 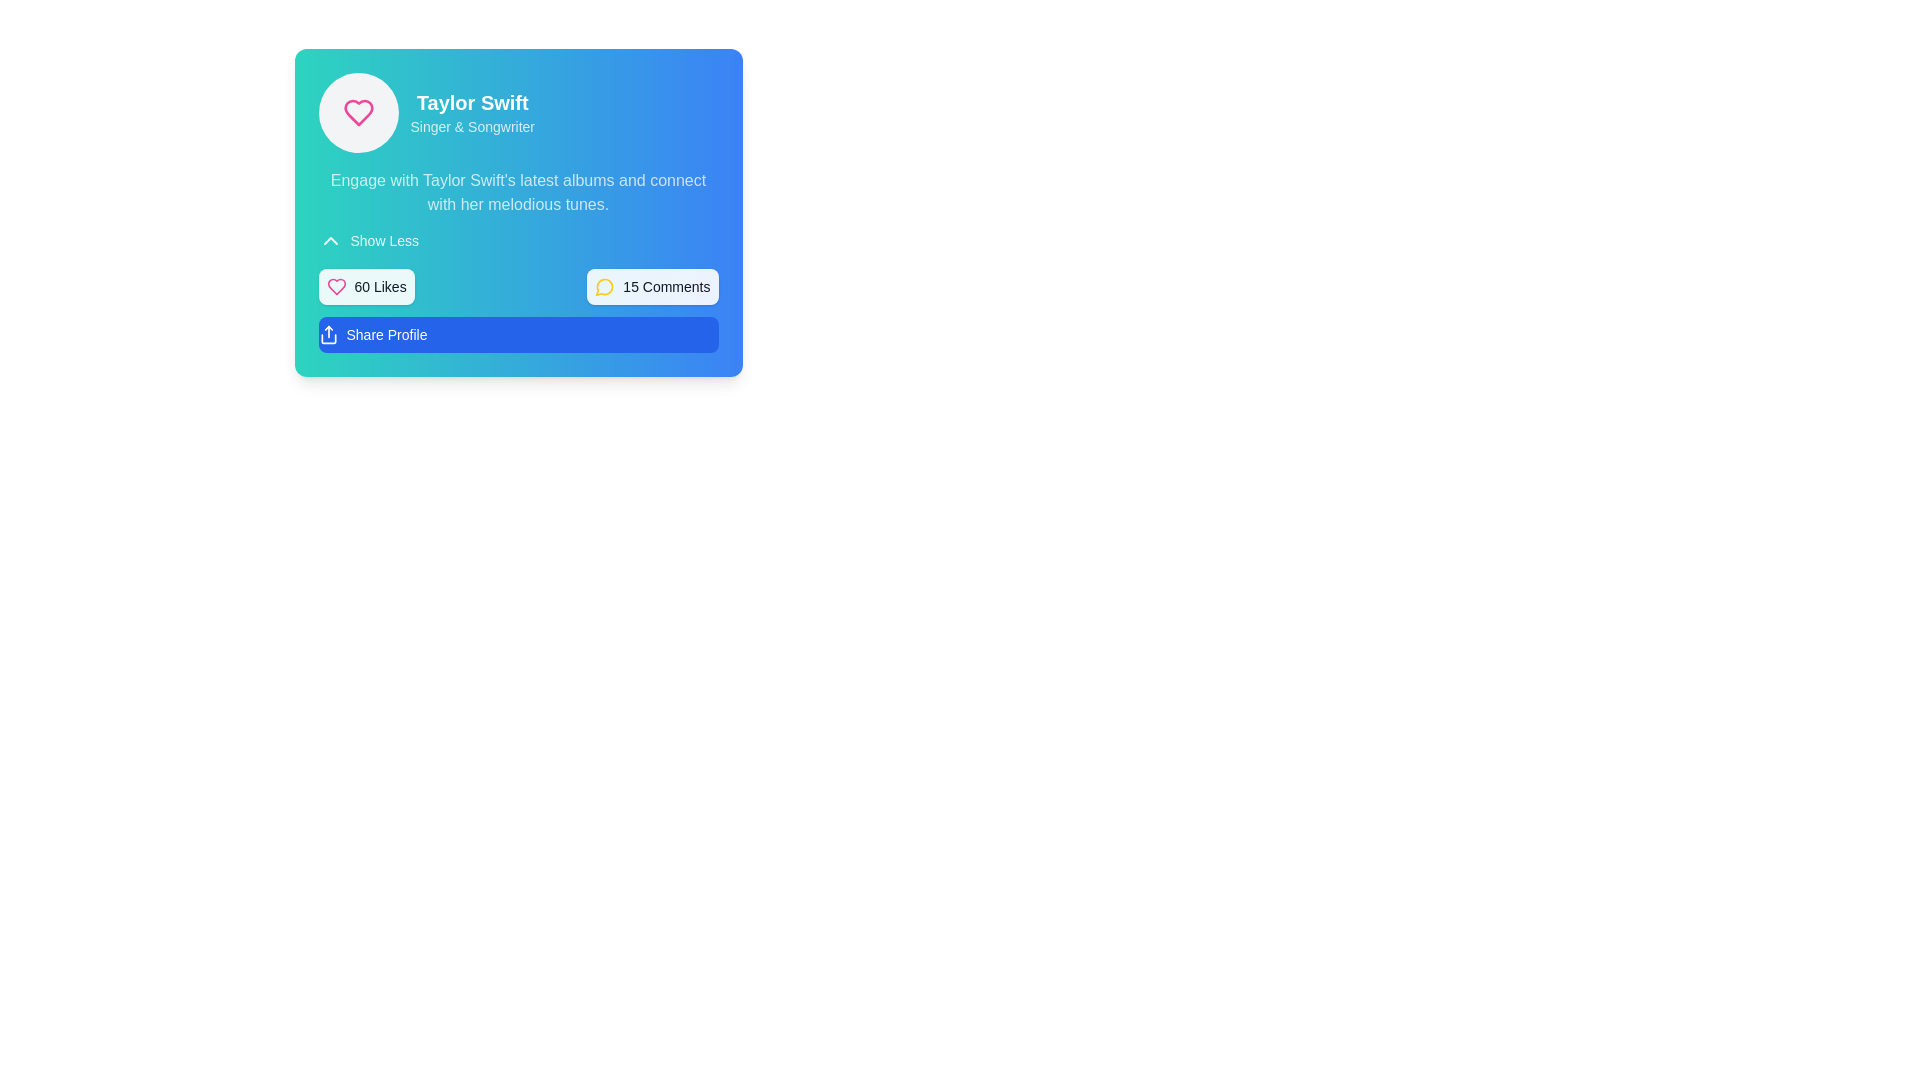 I want to click on the comments icon, which is located to the right of the '60 Likes' text and serves as the visual indicator for the comments functionality, so click(x=604, y=286).